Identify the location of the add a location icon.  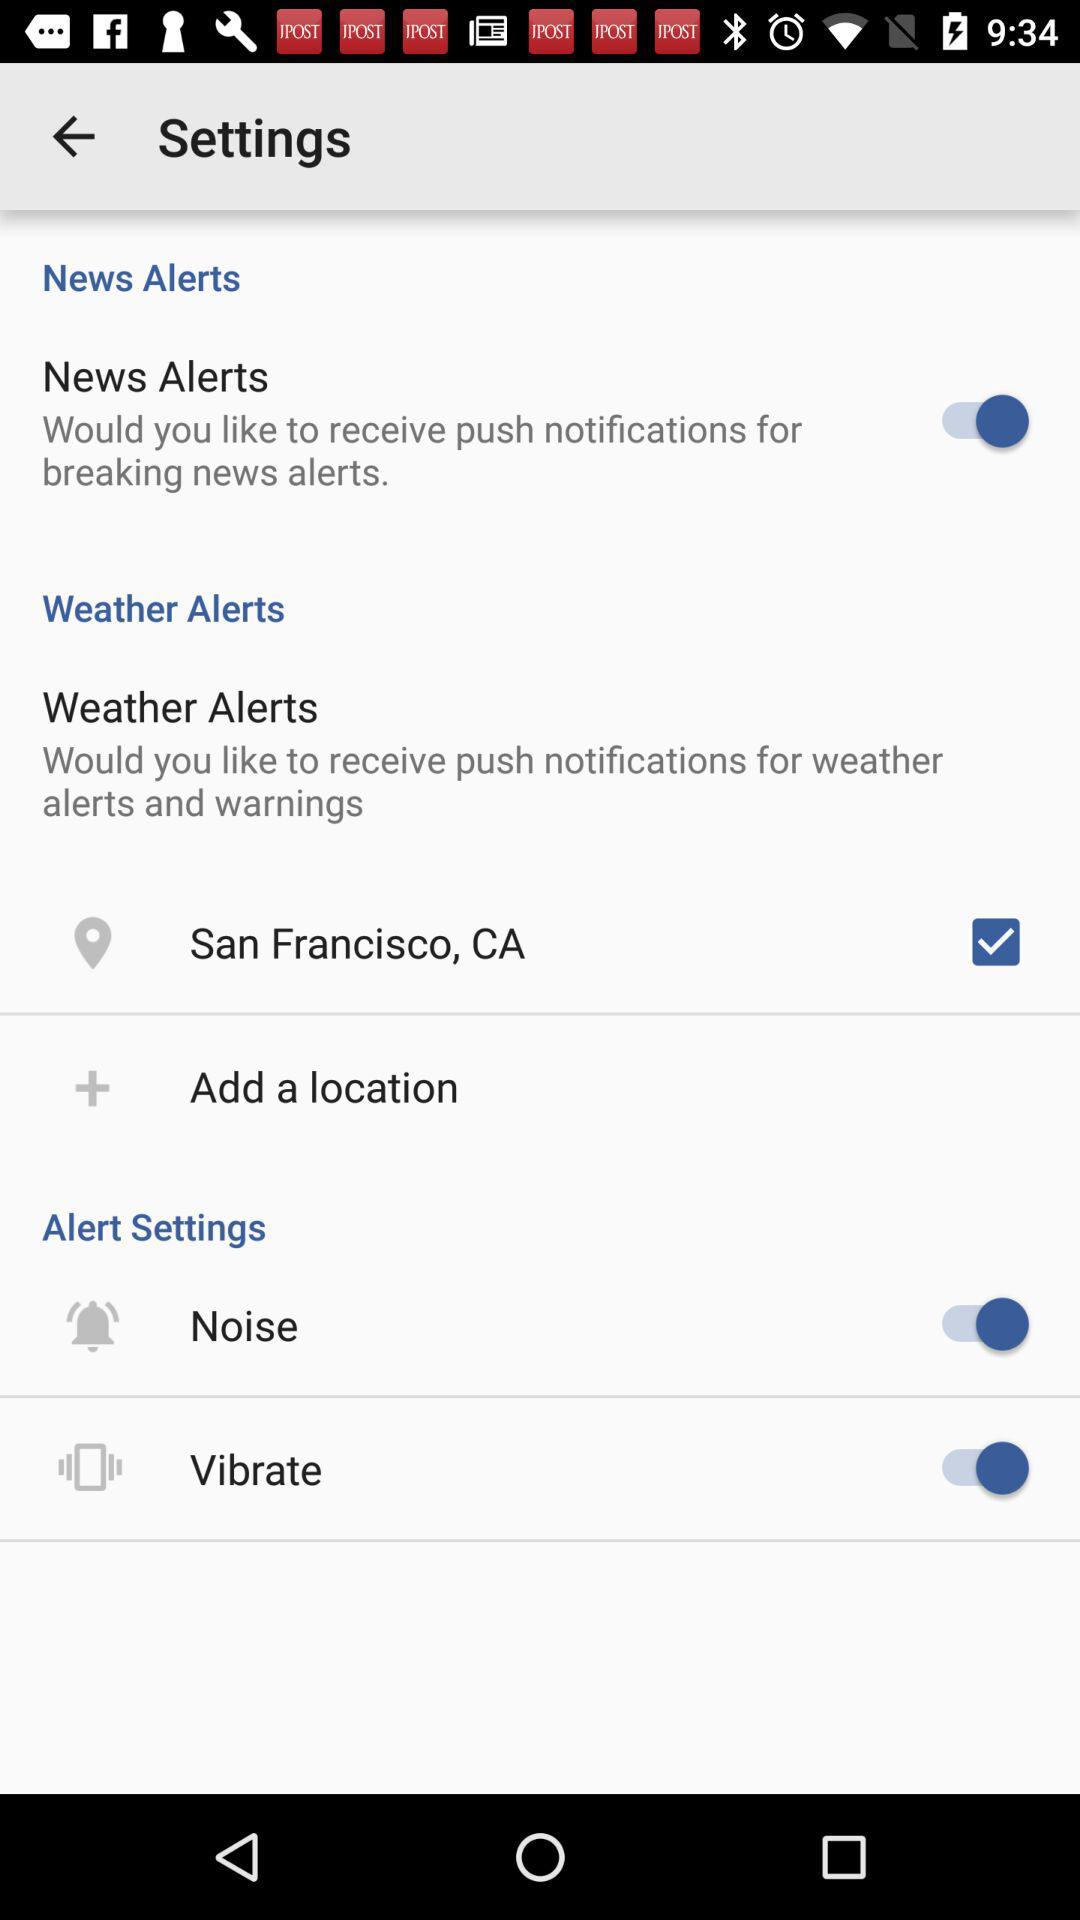
(323, 1084).